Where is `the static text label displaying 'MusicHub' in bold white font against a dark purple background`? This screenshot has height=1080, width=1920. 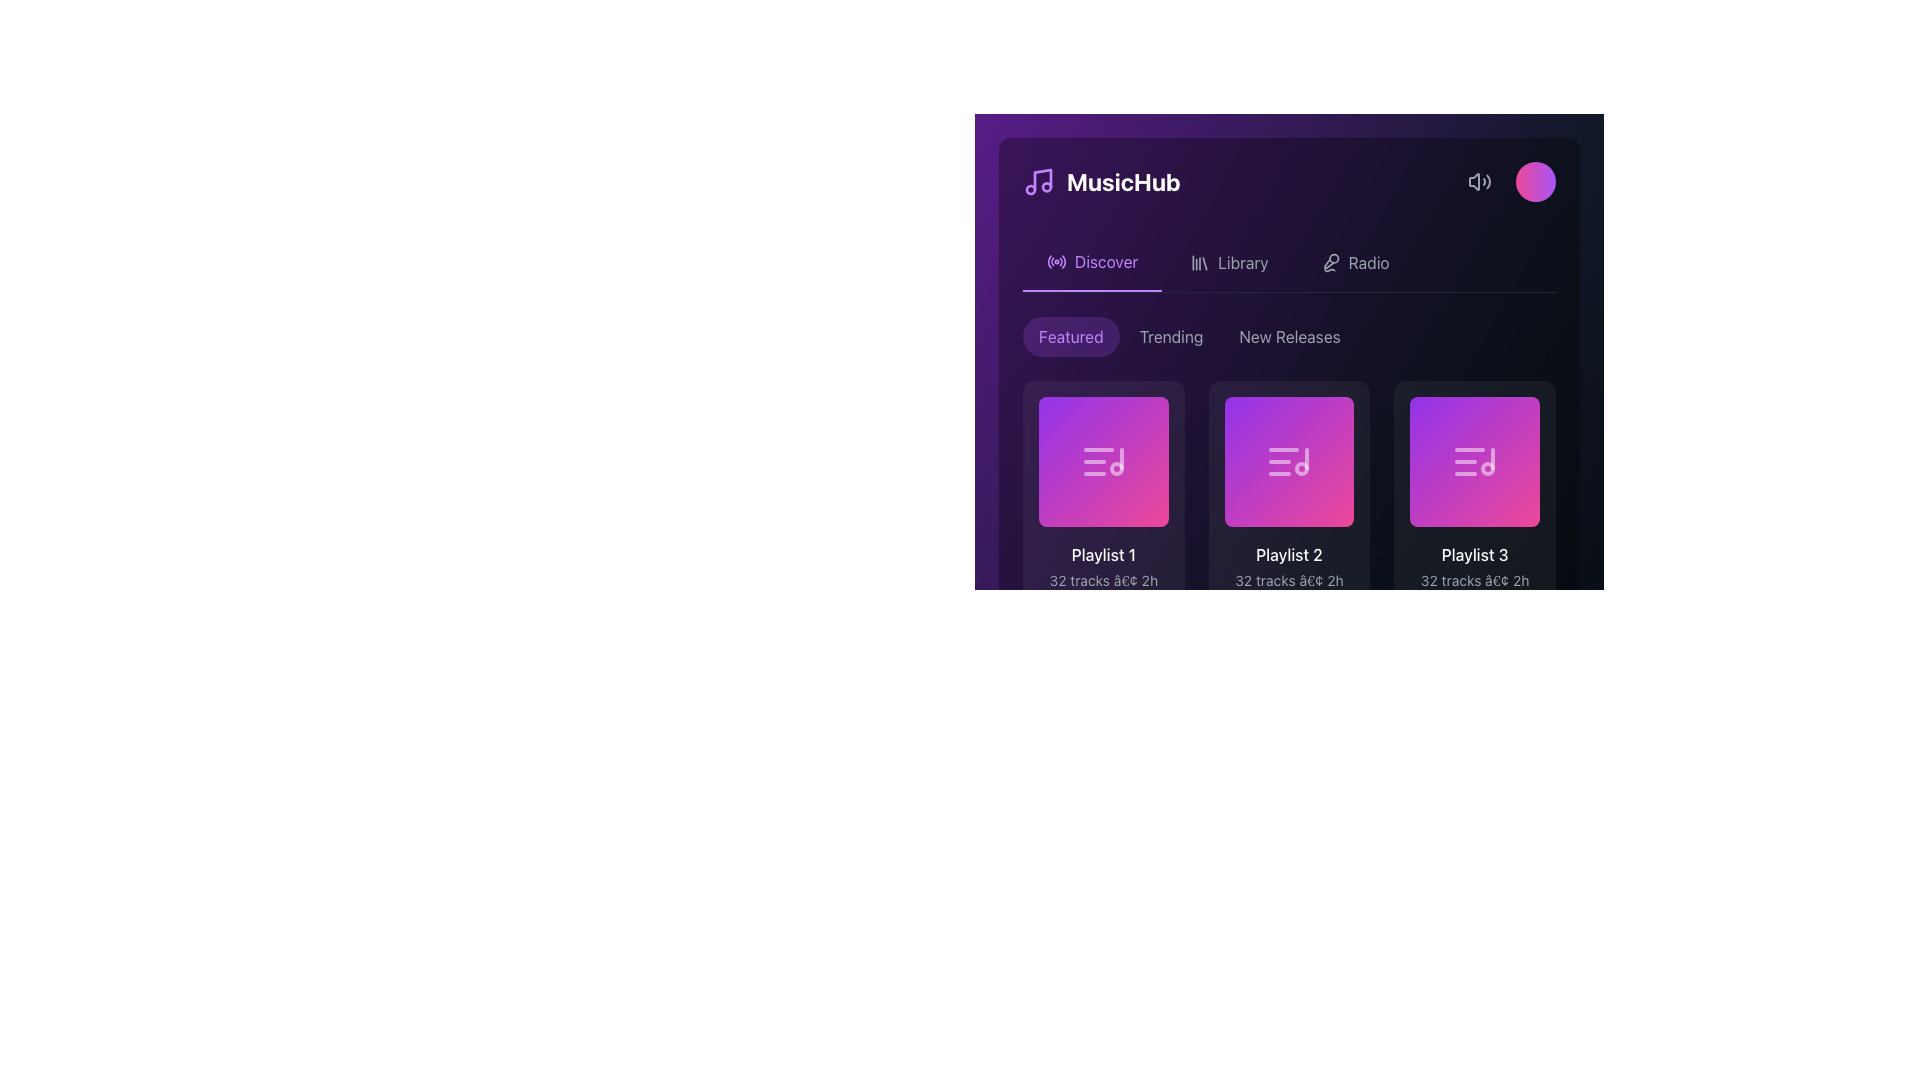 the static text label displaying 'MusicHub' in bold white font against a dark purple background is located at coordinates (1123, 181).